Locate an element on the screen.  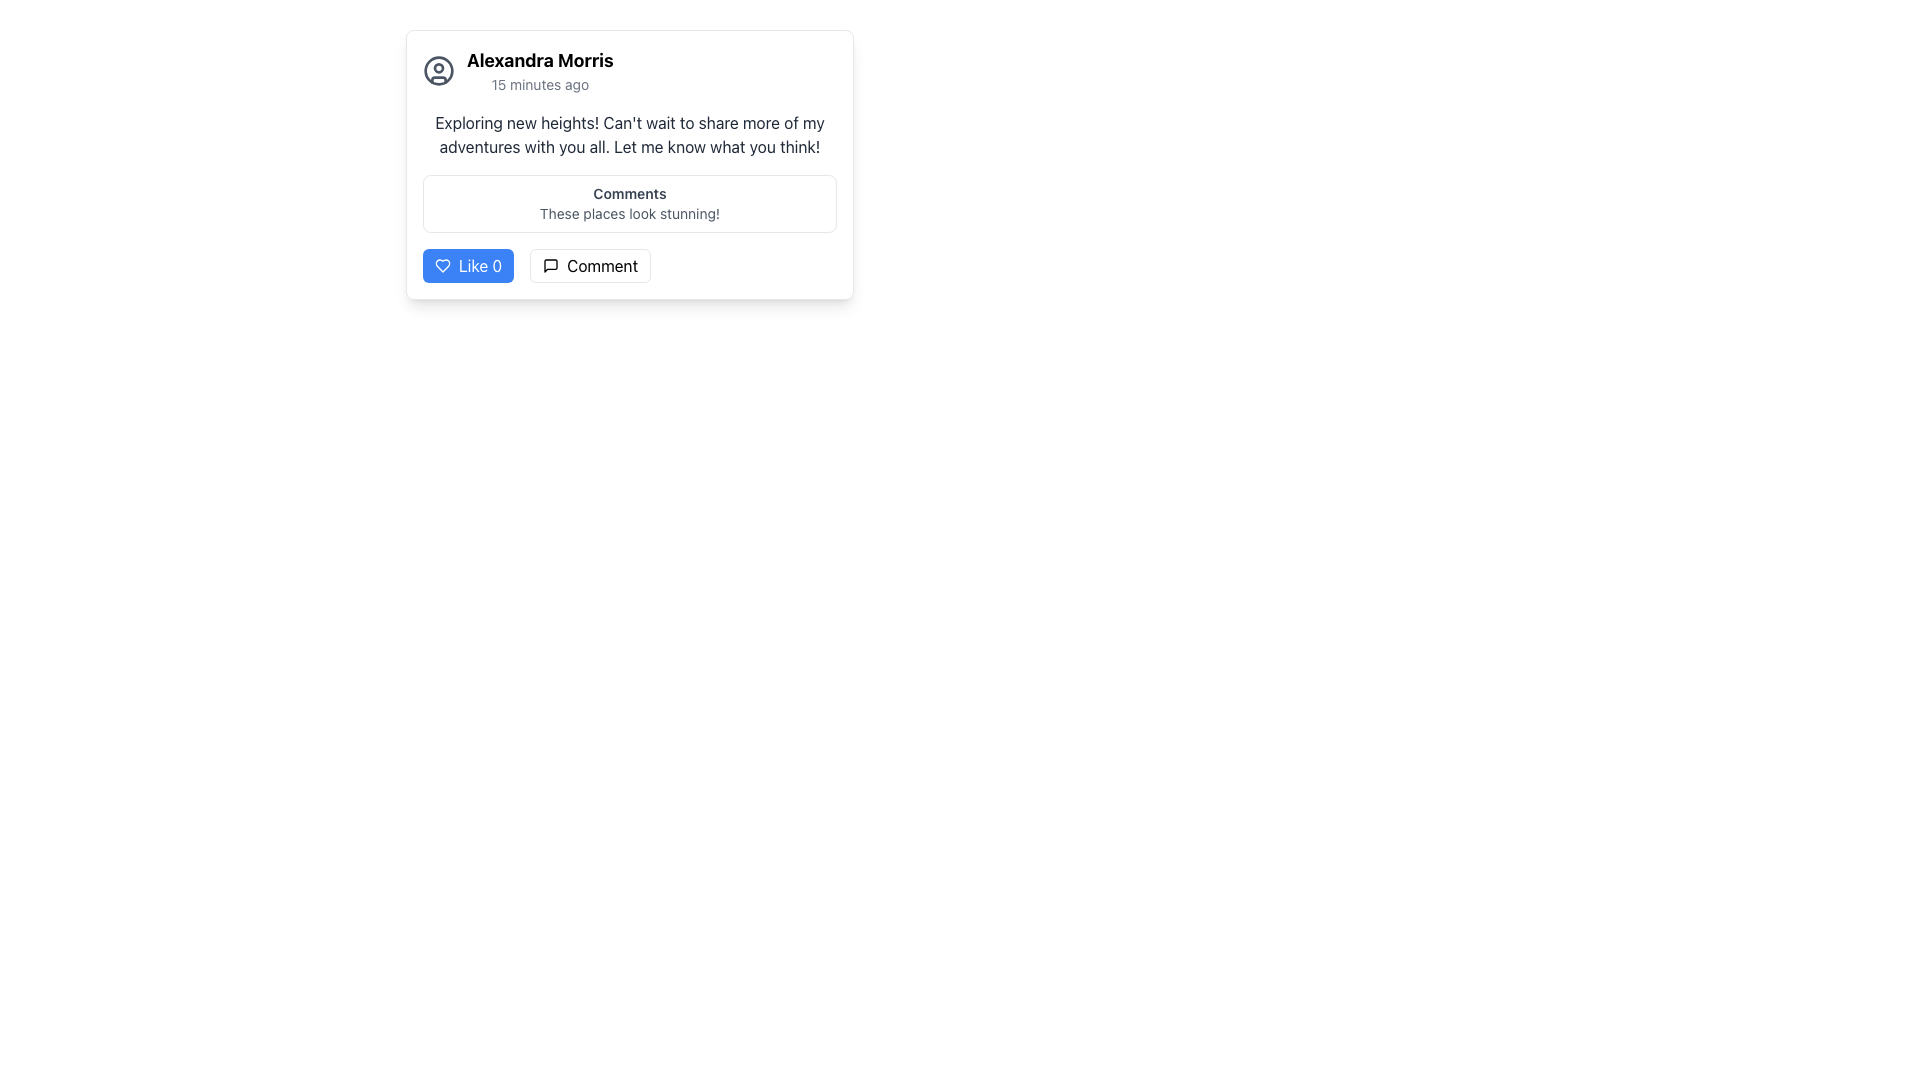
the 'Like 0' button, which is styled with a blue background and located beneath the user post interface, to interact with it is located at coordinates (480, 265).